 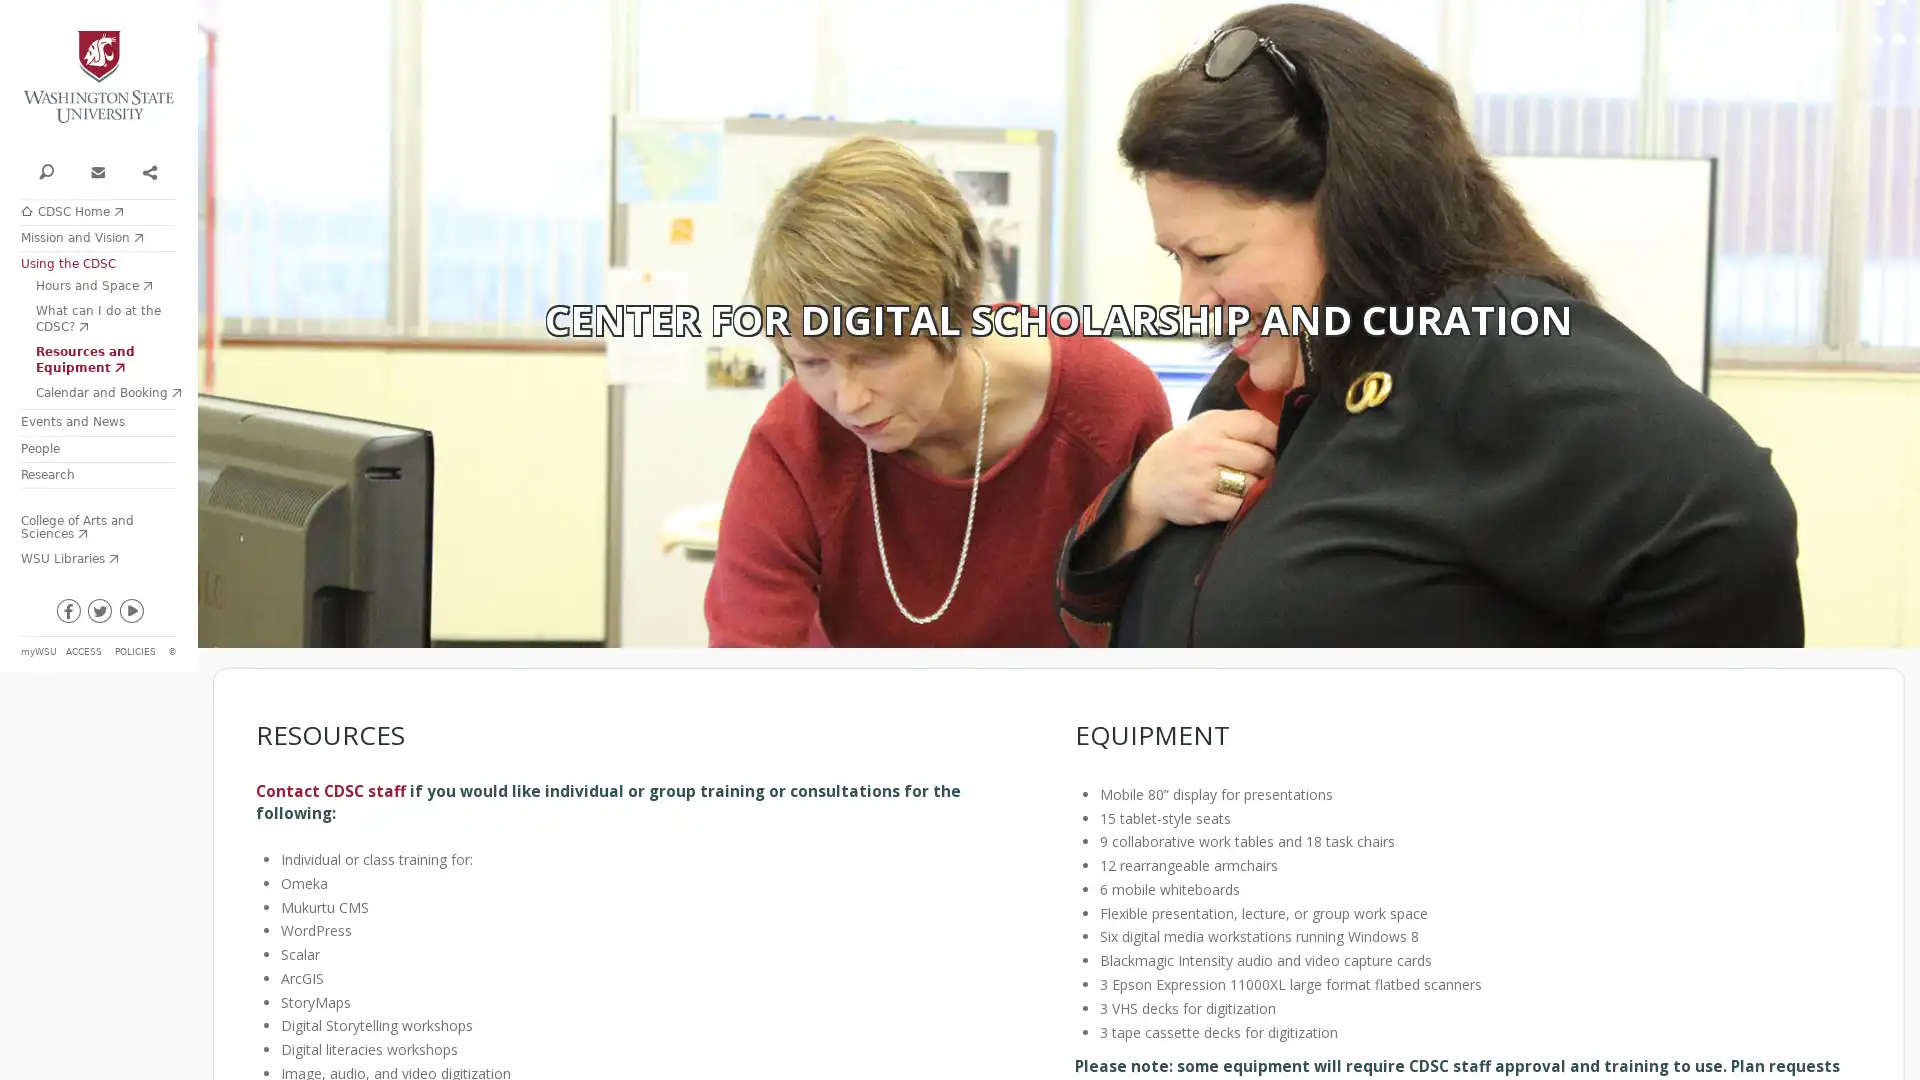 I want to click on $ Search, so click(x=46, y=169).